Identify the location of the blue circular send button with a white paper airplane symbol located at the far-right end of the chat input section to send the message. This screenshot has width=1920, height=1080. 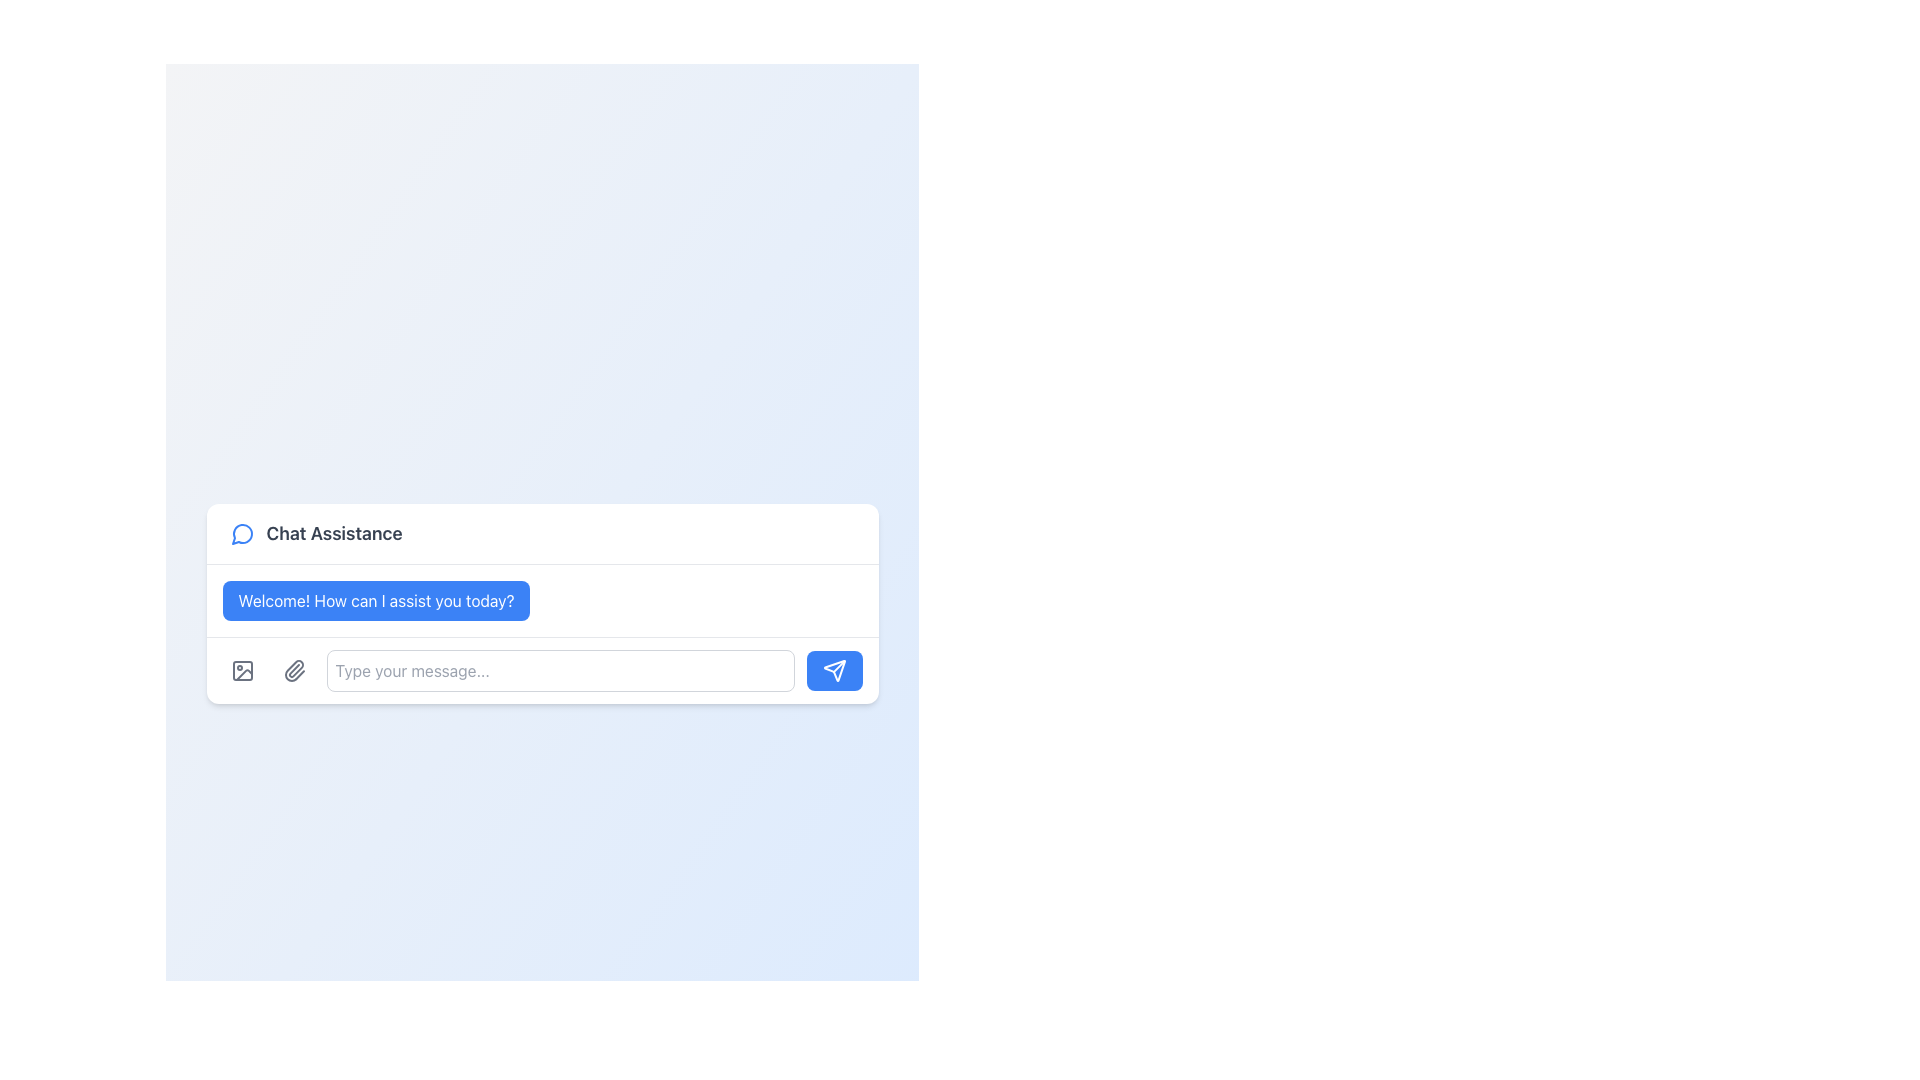
(834, 671).